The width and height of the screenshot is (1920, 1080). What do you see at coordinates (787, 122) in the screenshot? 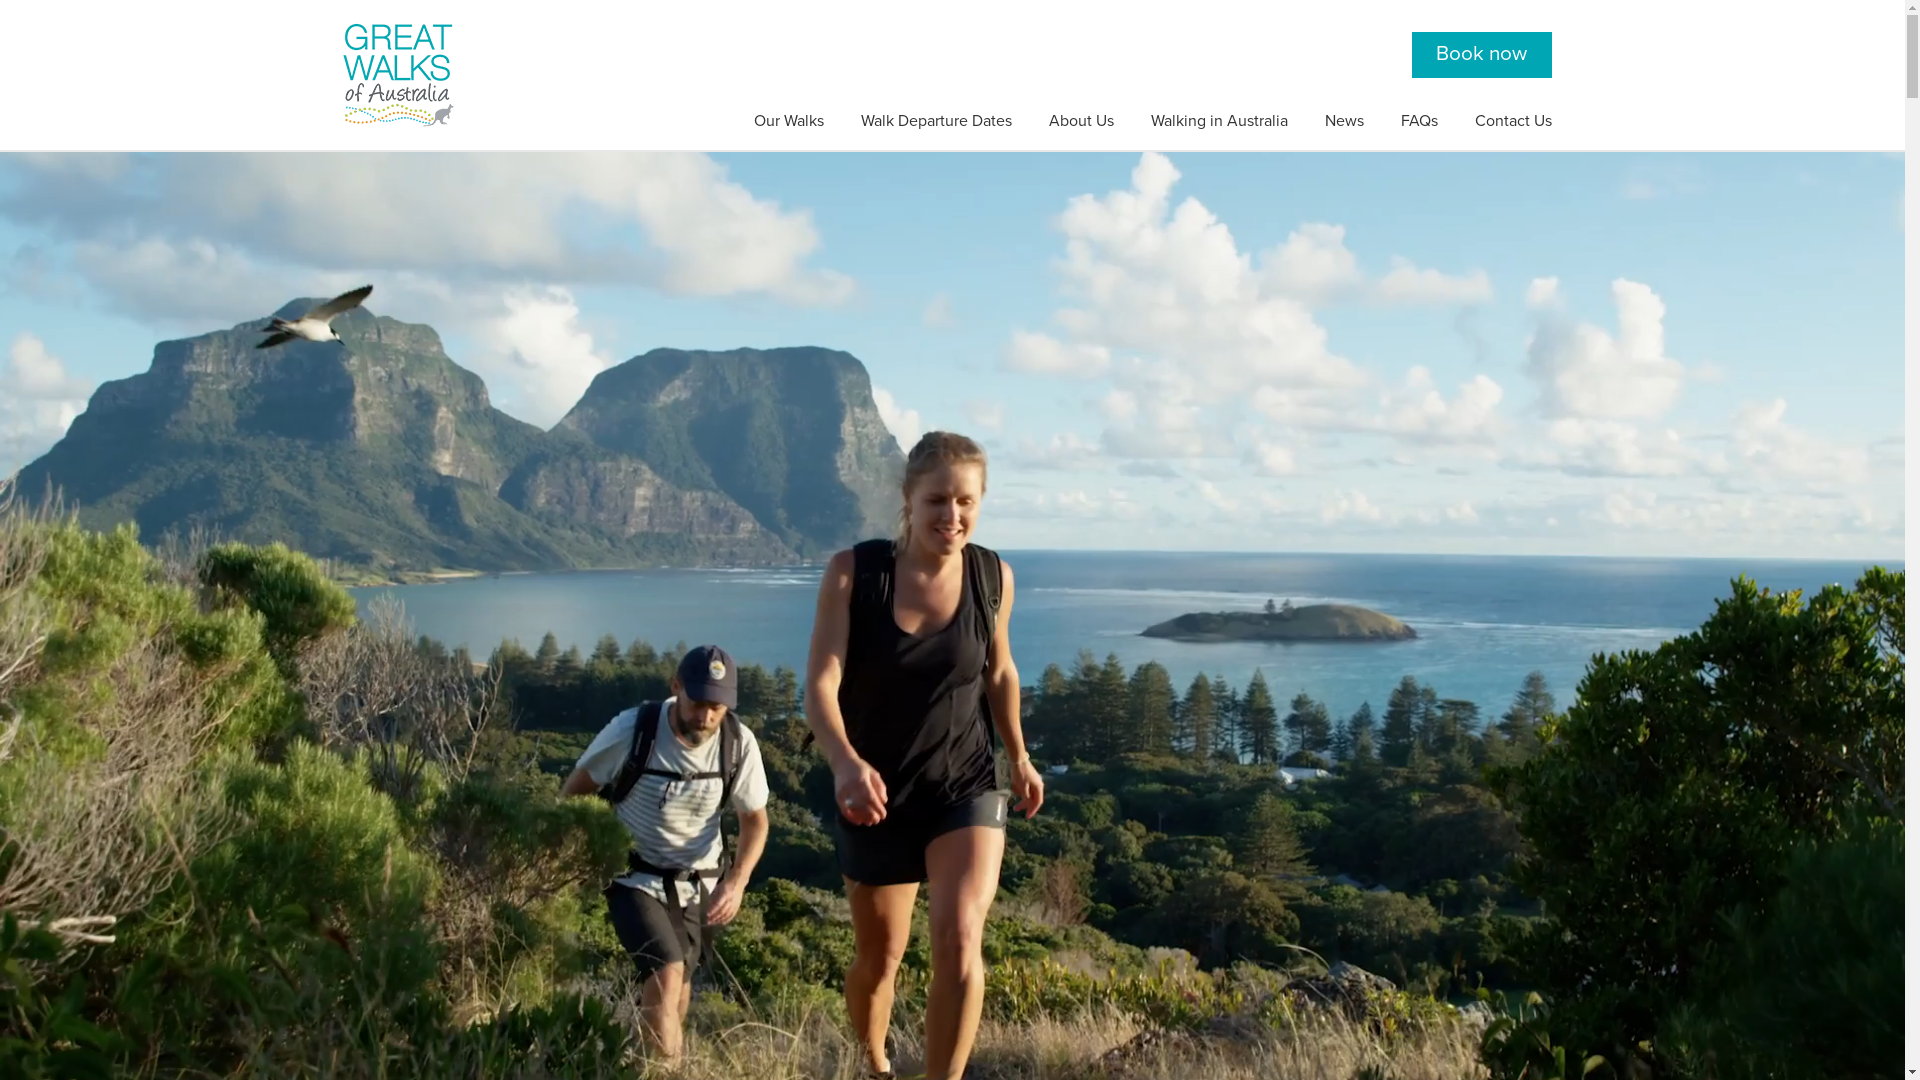
I see `'Our Walks'` at bounding box center [787, 122].